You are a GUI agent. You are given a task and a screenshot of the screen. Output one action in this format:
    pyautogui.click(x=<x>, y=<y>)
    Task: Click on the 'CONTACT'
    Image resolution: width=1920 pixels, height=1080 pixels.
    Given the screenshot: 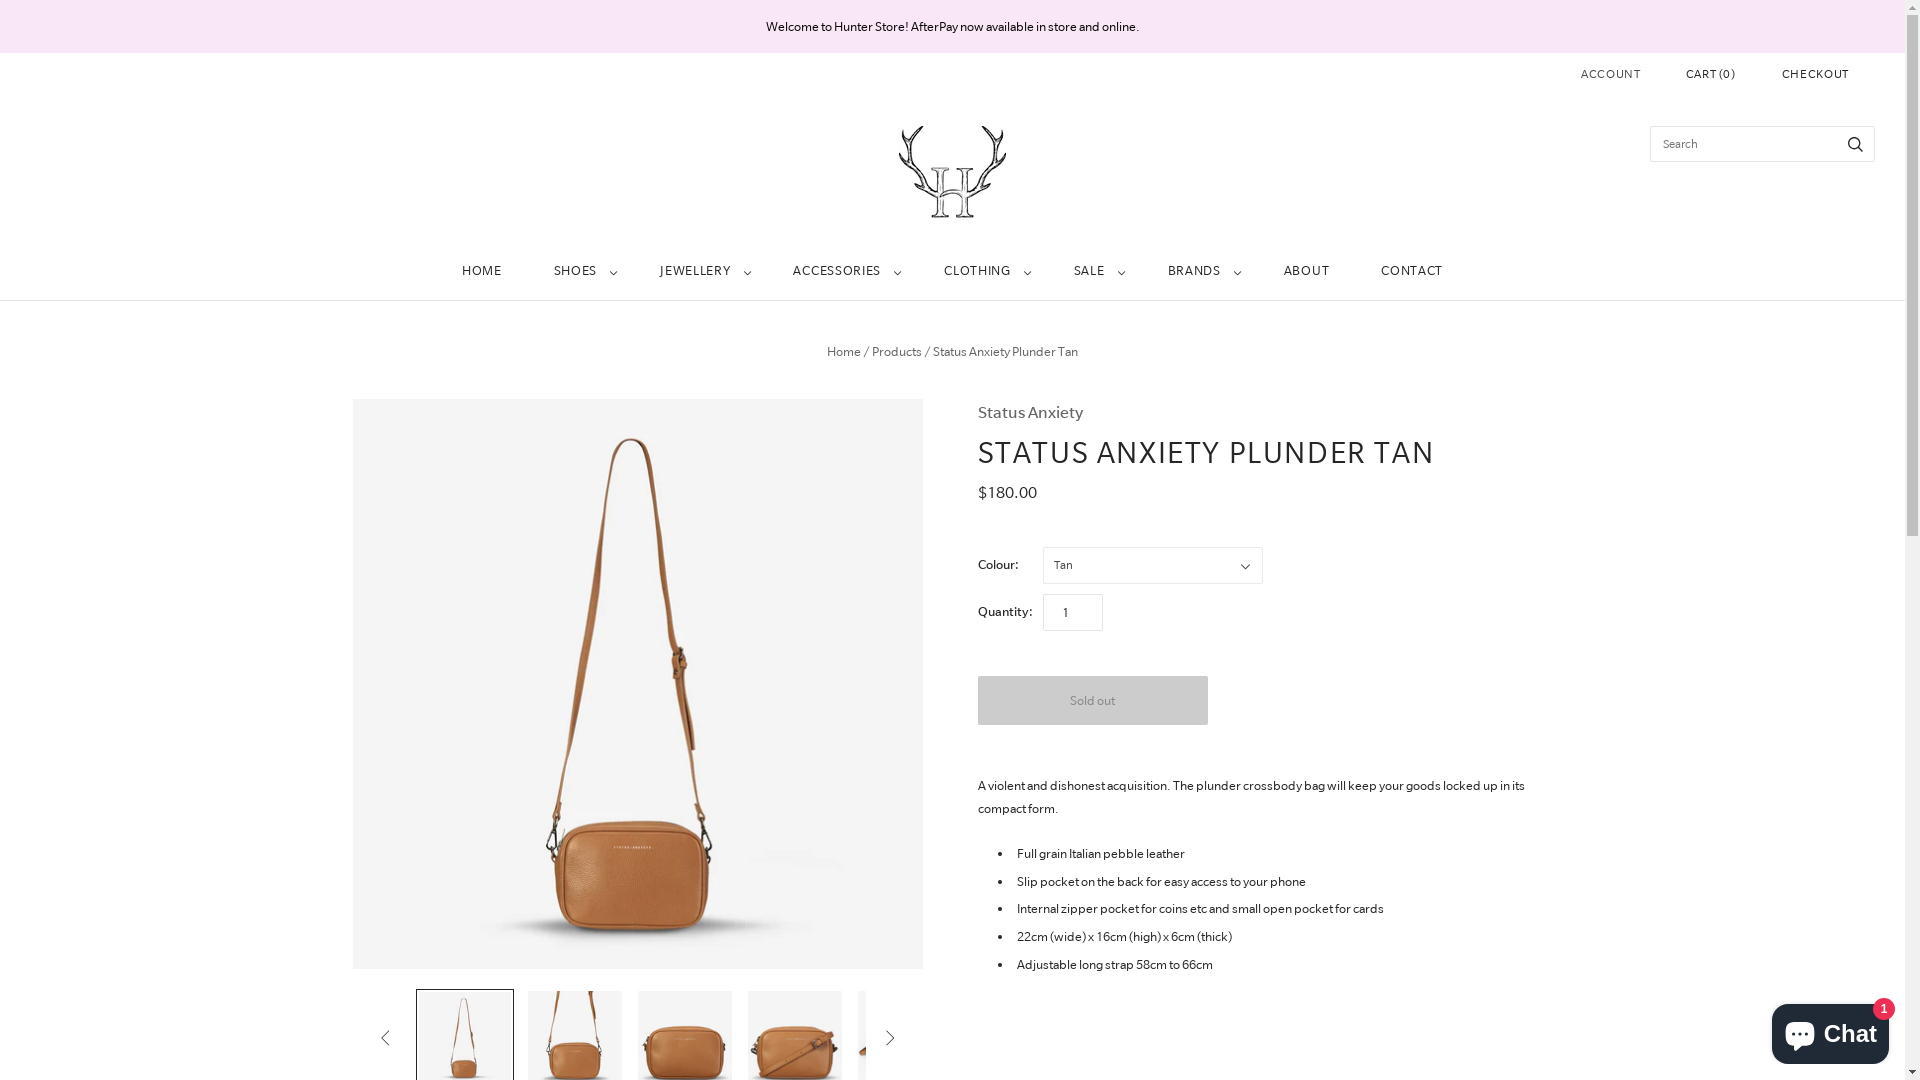 What is the action you would take?
    pyautogui.click(x=1354, y=271)
    